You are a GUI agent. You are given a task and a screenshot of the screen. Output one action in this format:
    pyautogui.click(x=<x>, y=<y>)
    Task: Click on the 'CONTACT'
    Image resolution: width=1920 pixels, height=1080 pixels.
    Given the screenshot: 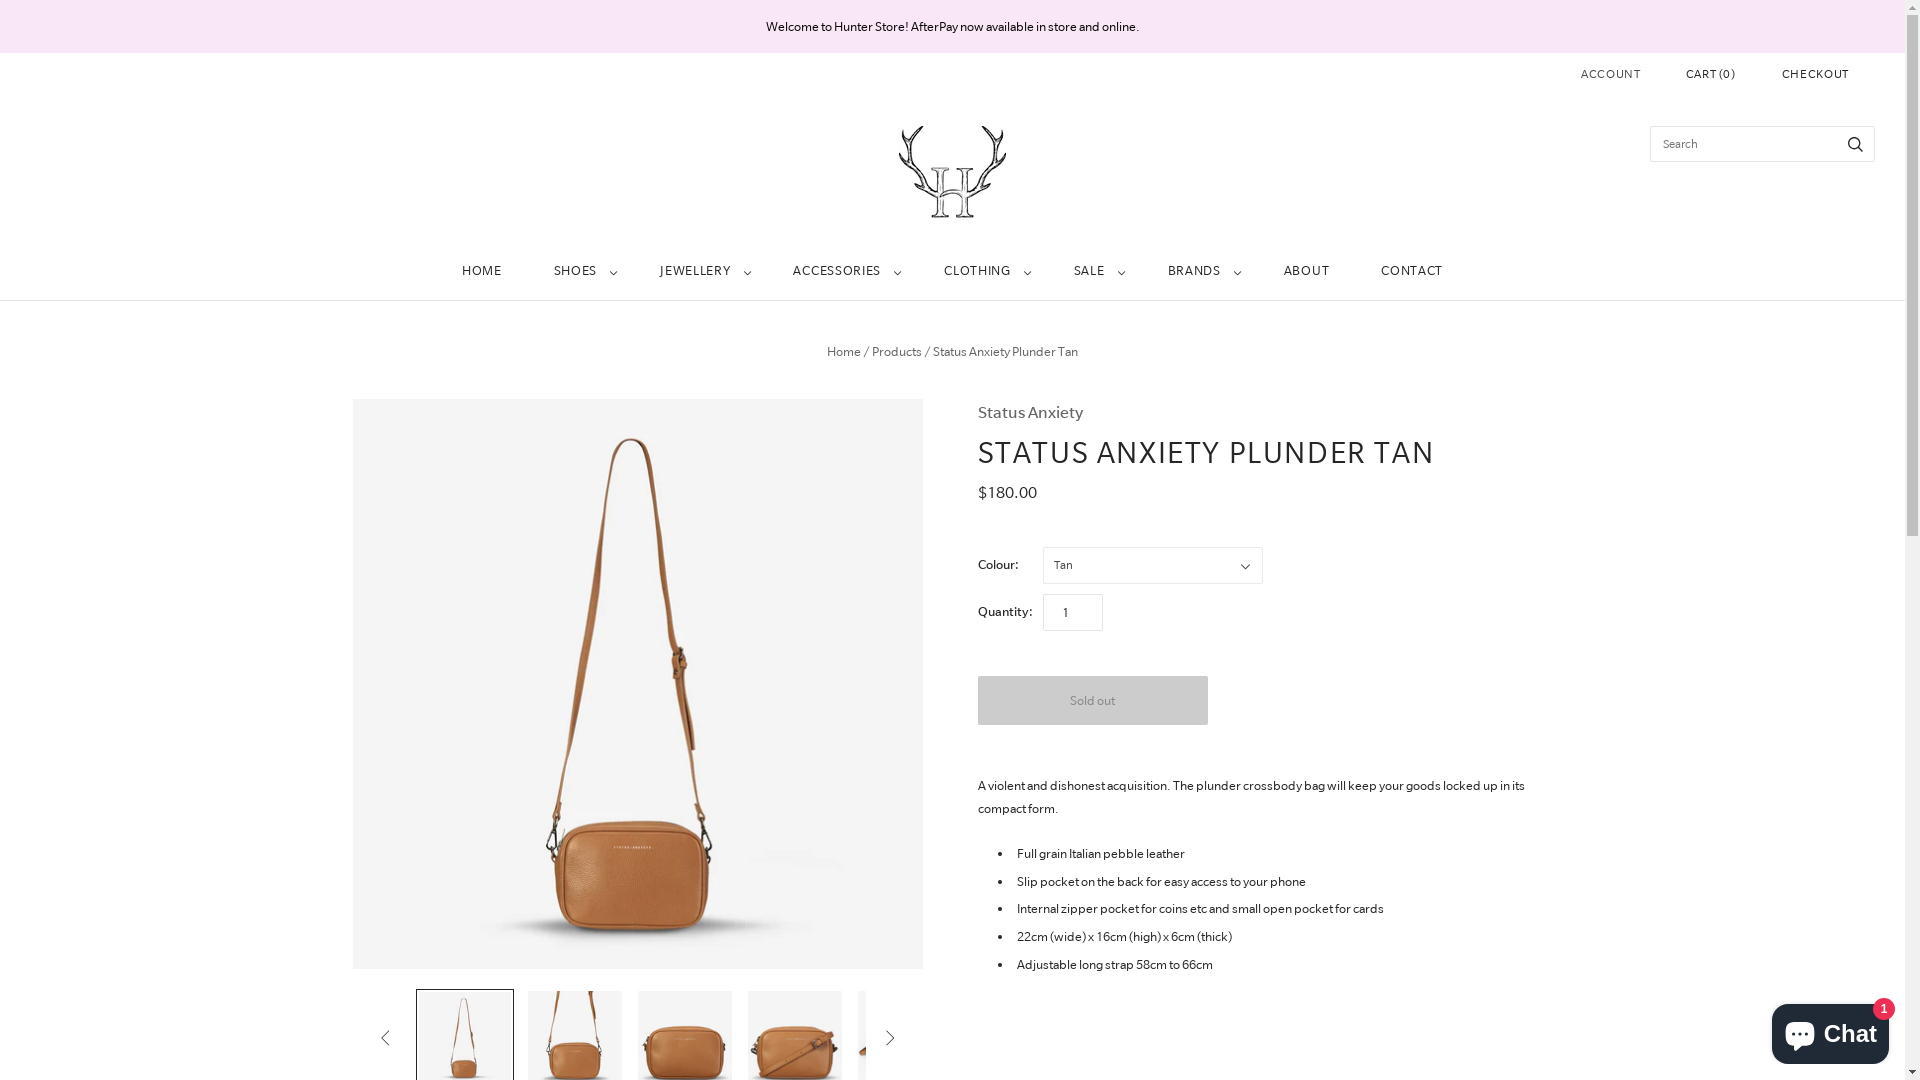 What is the action you would take?
    pyautogui.click(x=1354, y=271)
    